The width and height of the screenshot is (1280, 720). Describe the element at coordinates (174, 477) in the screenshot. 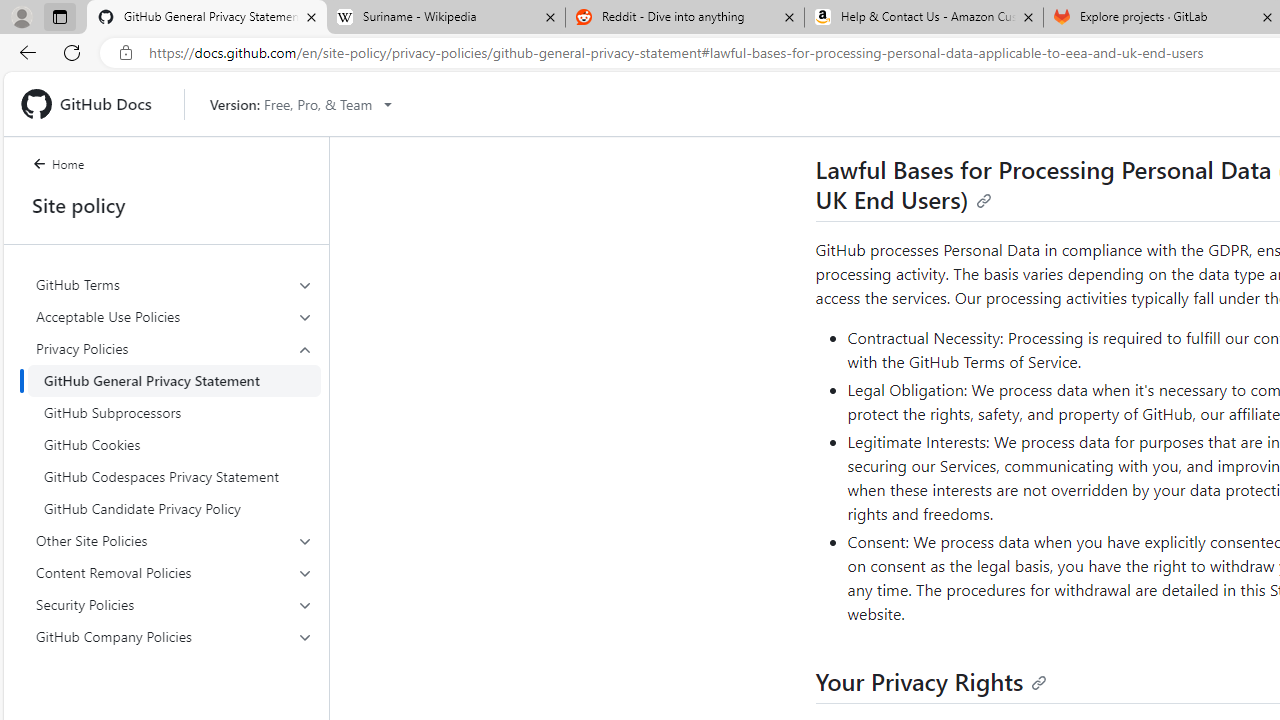

I see `'GitHub Codespaces Privacy Statement'` at that location.